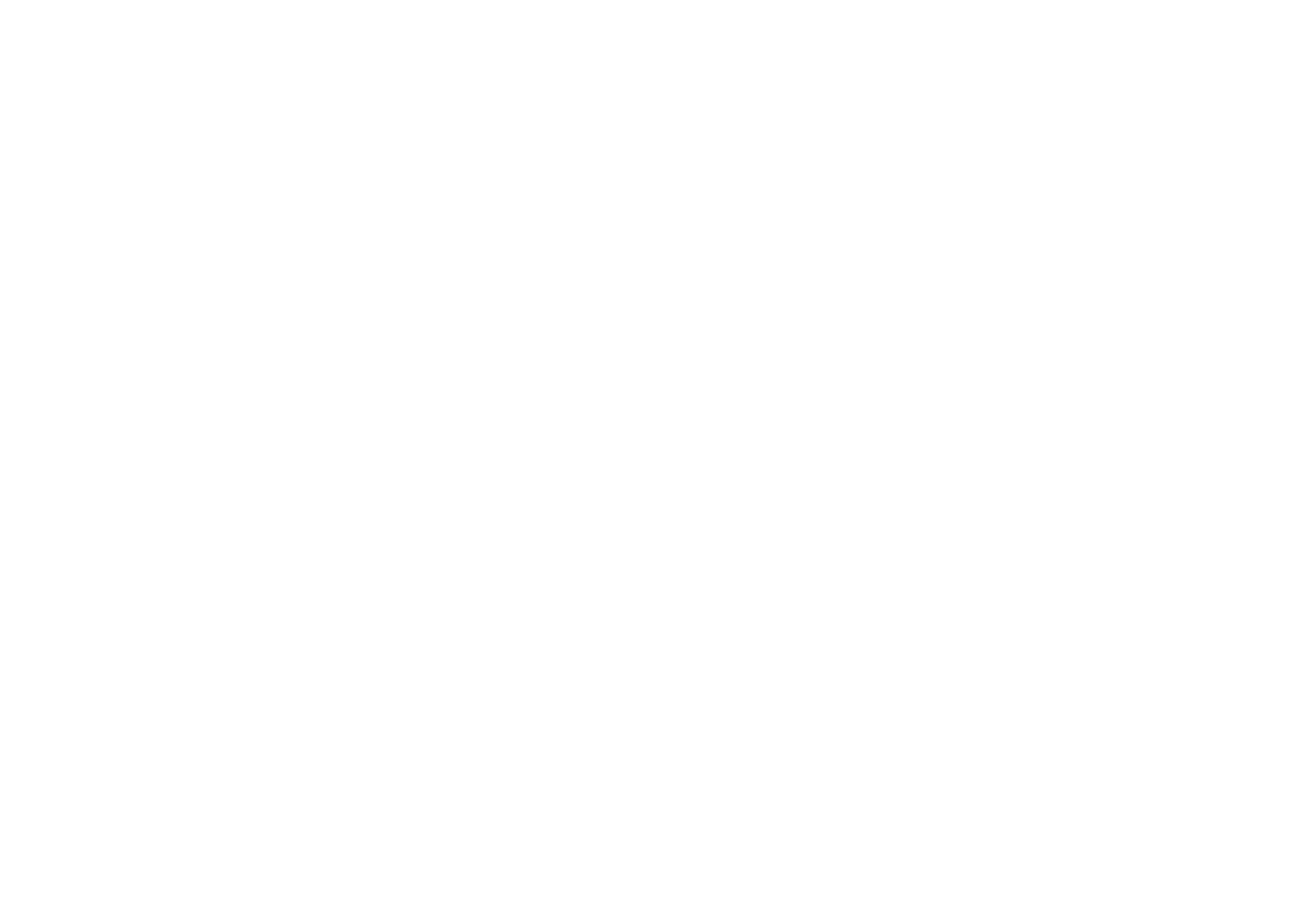 The width and height of the screenshot is (1300, 921). Describe the element at coordinates (449, 498) in the screenshot. I see `'2930, Edouard Montpetit St., Suite PH2, Montreal (Quebec) H3T 1J7, Canada'` at that location.